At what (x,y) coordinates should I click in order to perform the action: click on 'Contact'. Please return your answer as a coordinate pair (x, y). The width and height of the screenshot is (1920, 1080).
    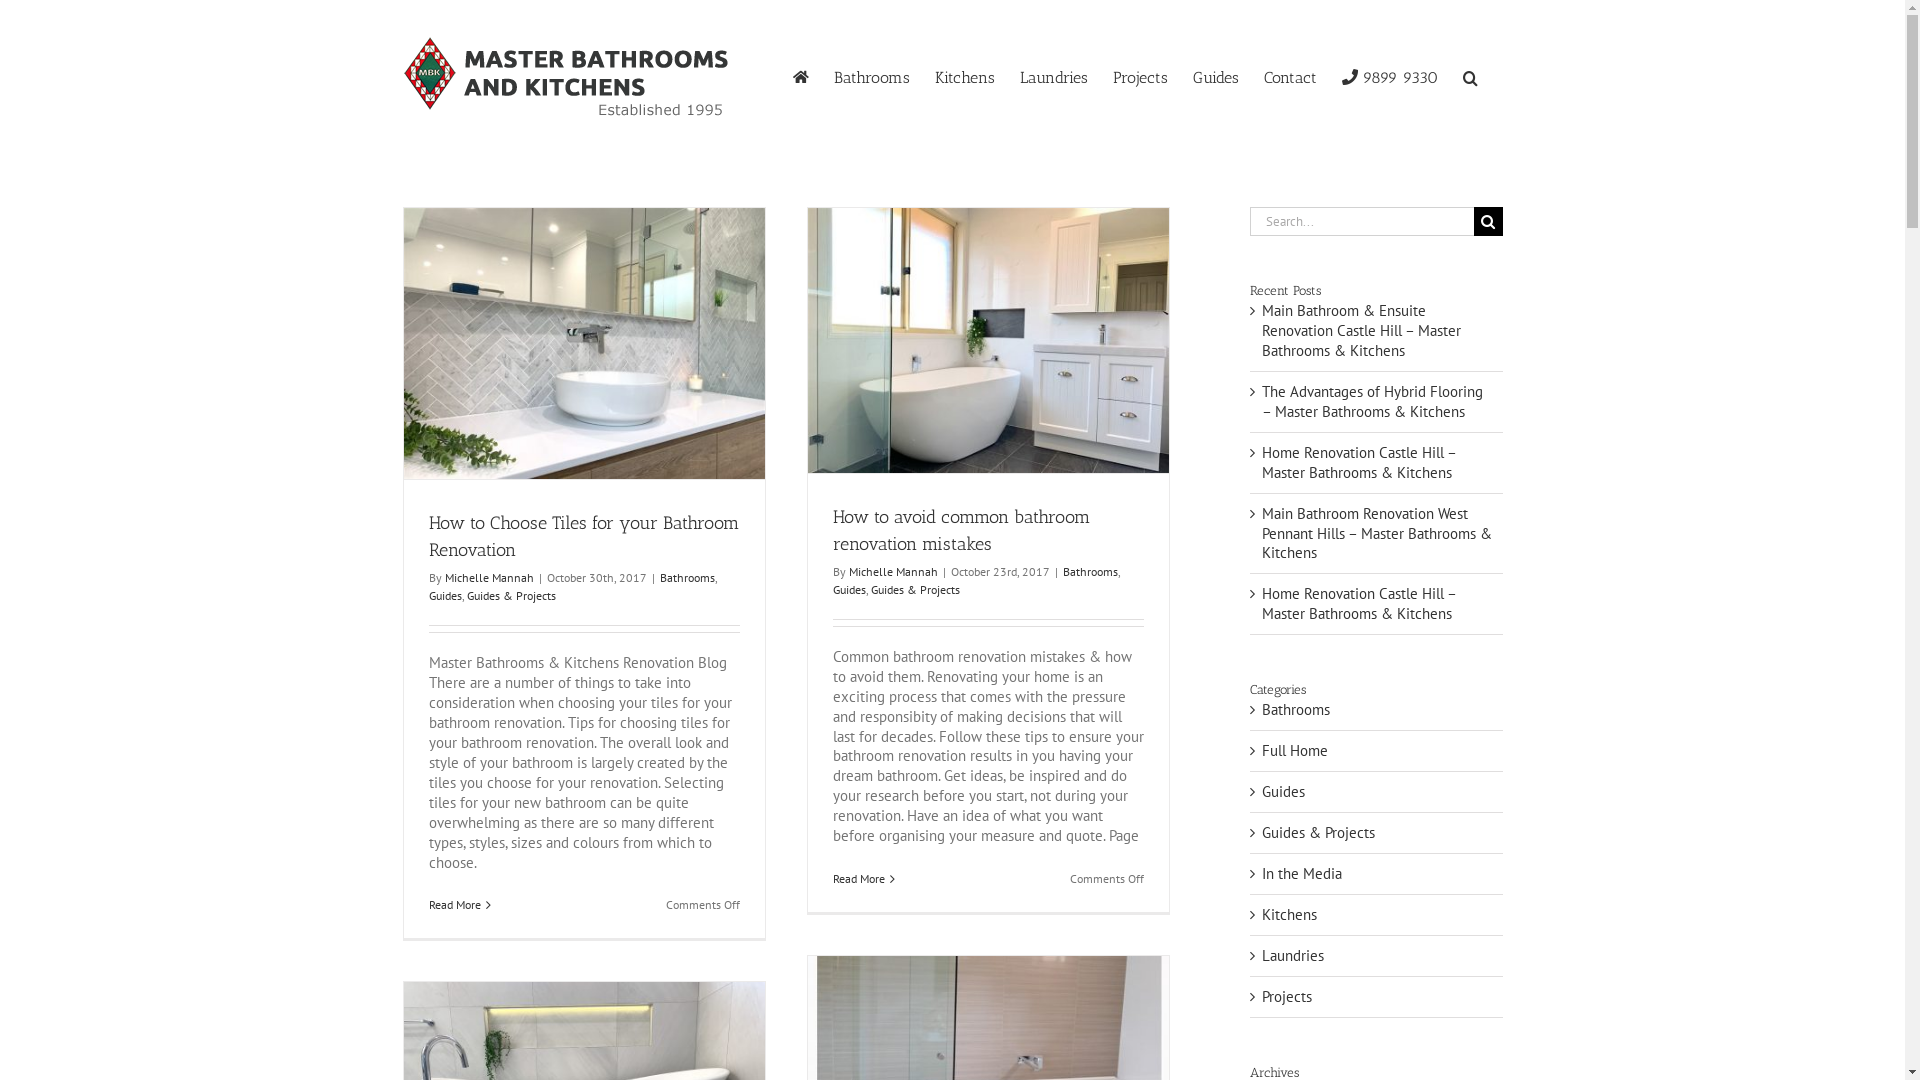
    Looking at the image, I should click on (1290, 75).